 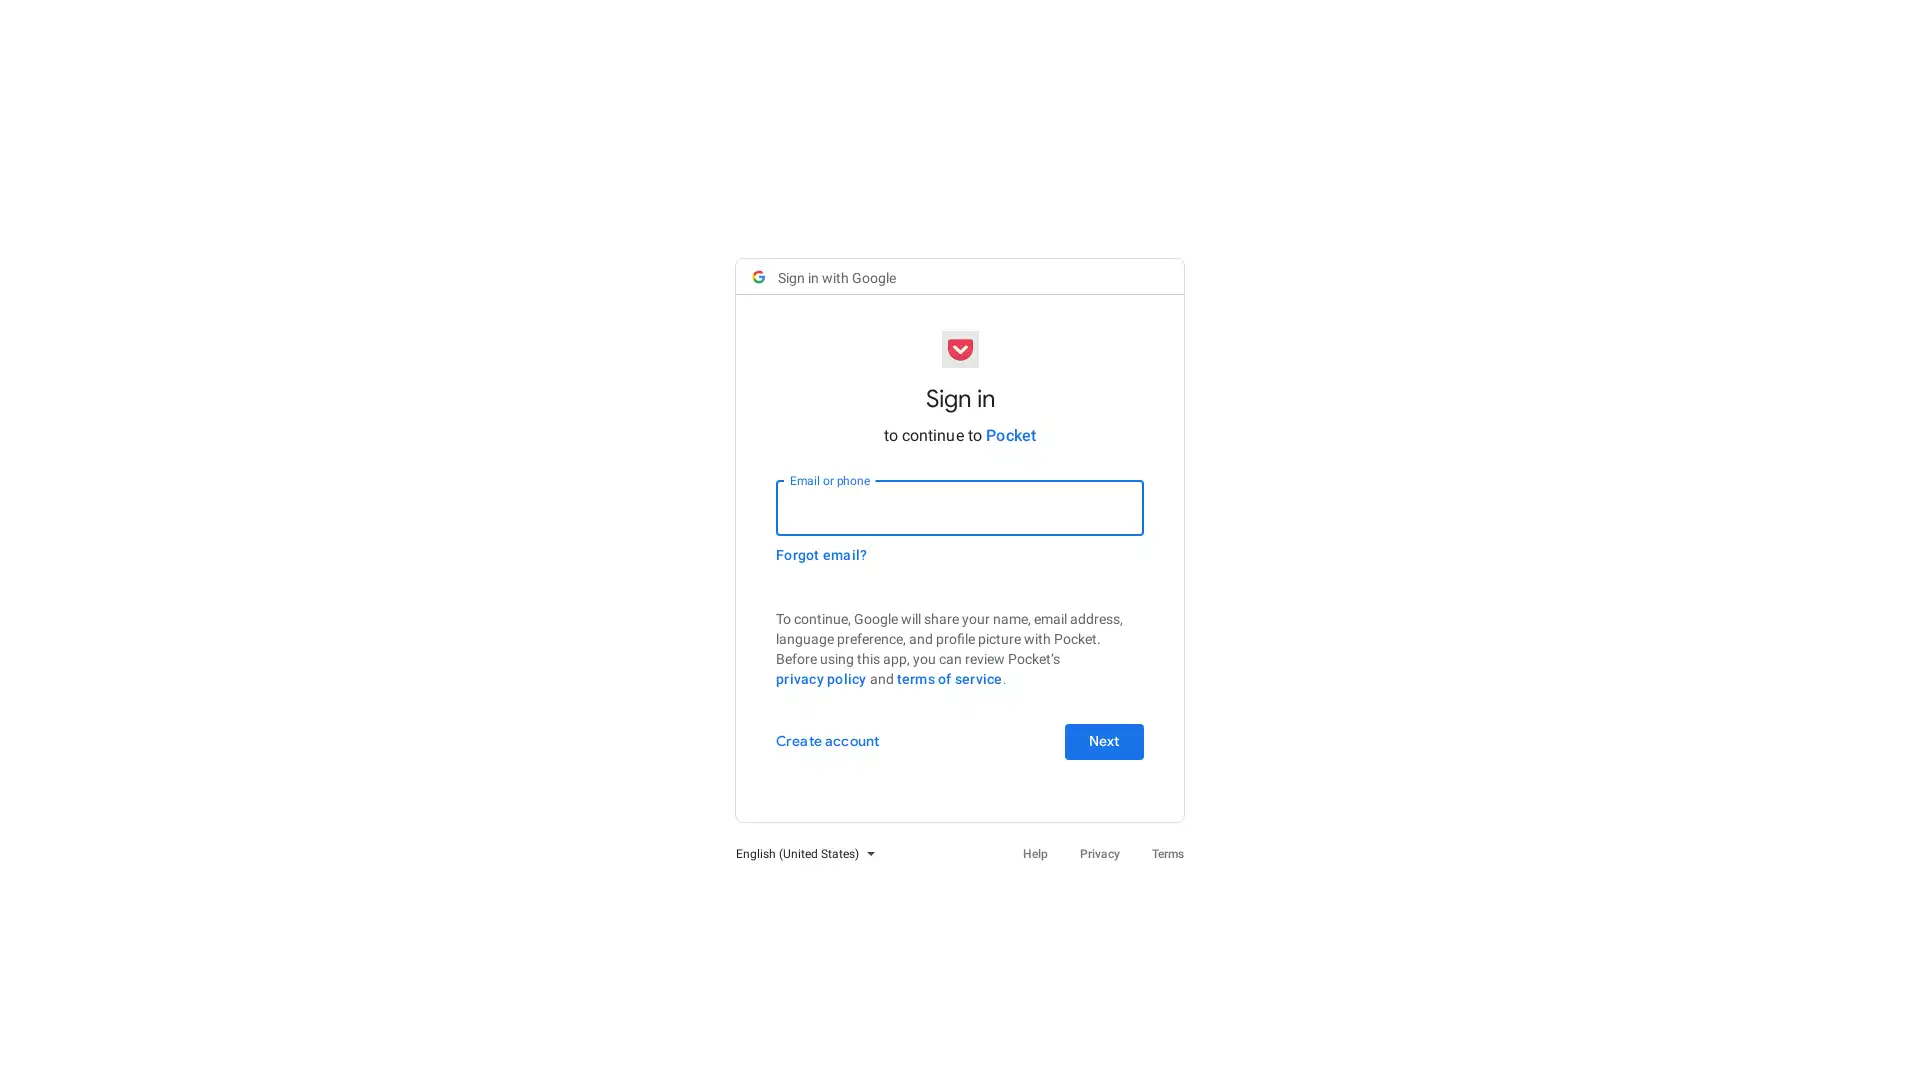 What do you see at coordinates (1011, 433) in the screenshot?
I see `Pocket` at bounding box center [1011, 433].